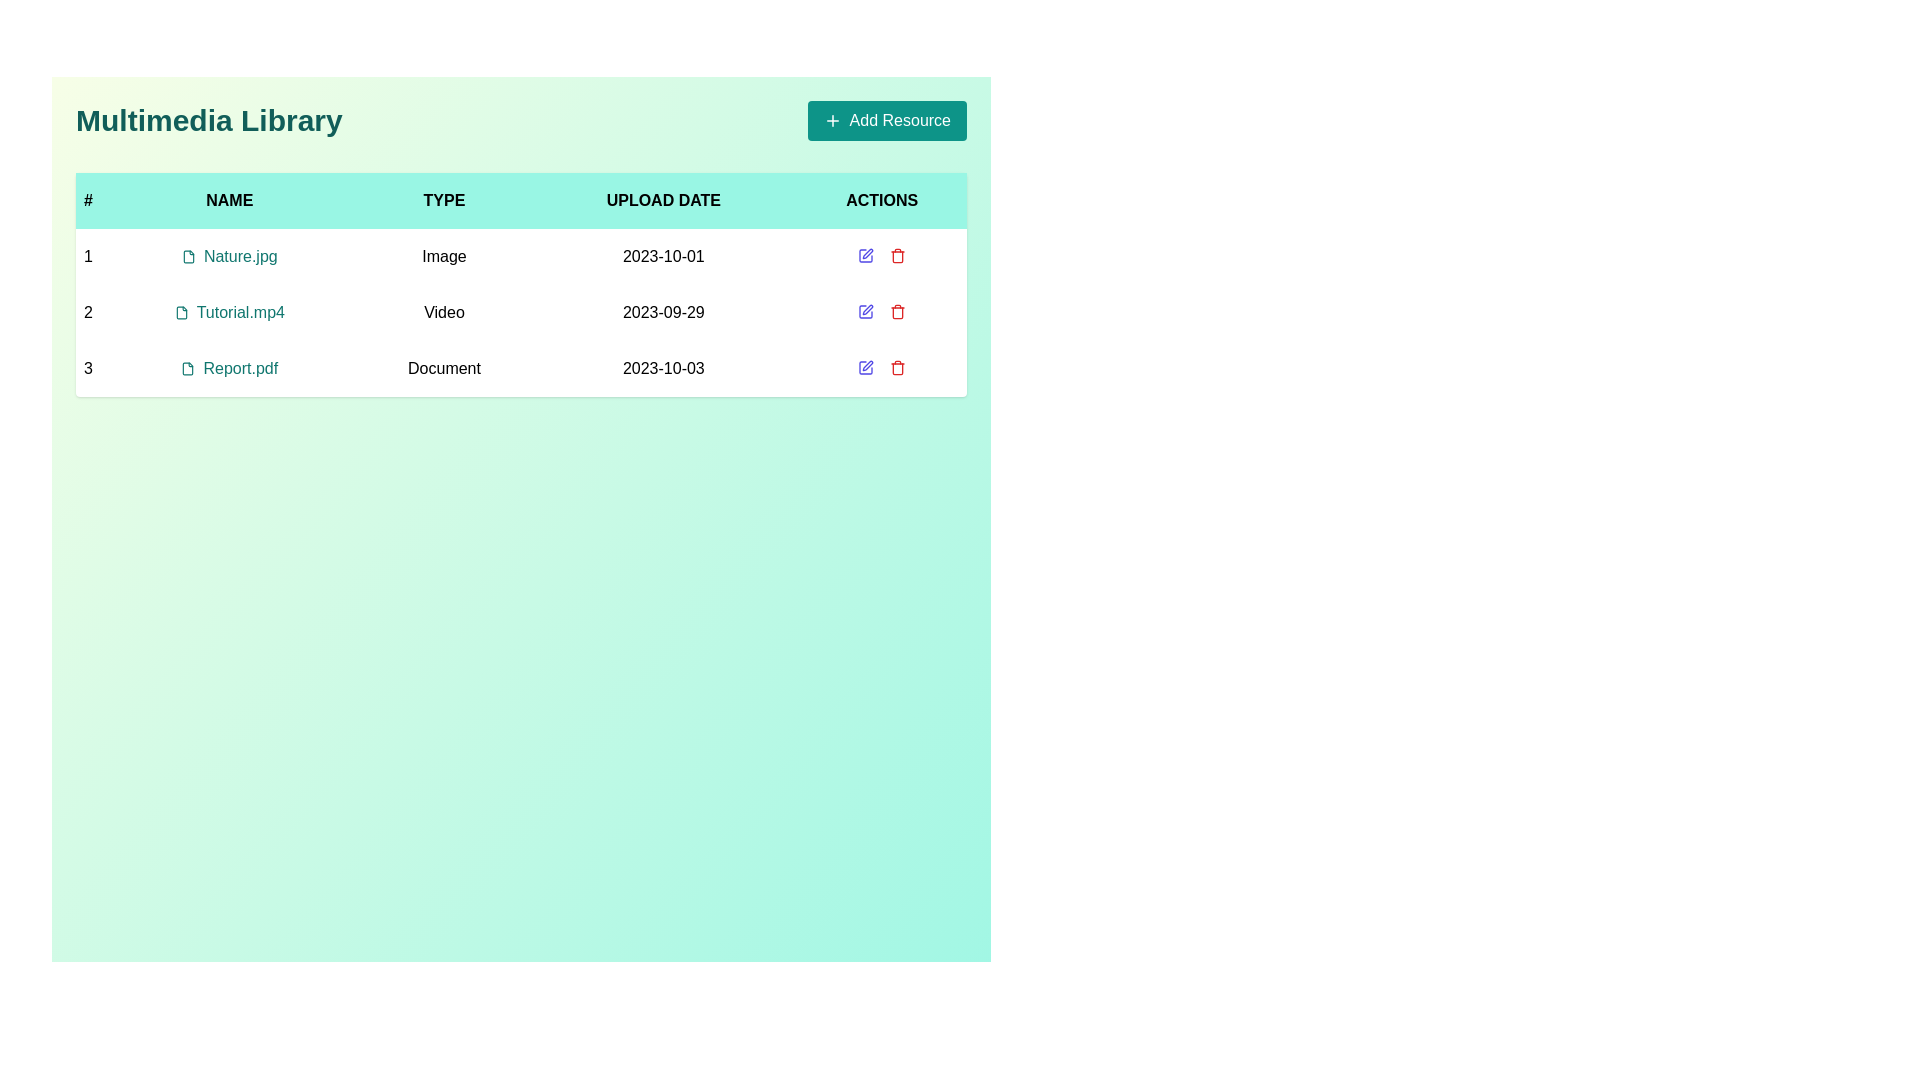 The height and width of the screenshot is (1080, 1920). I want to click on the edit icon in the control group located at the rightmost part of the second row under the 'Actions' column to modify the row data for 'Tutorial.mp4 Video 2023-09-29', so click(881, 312).